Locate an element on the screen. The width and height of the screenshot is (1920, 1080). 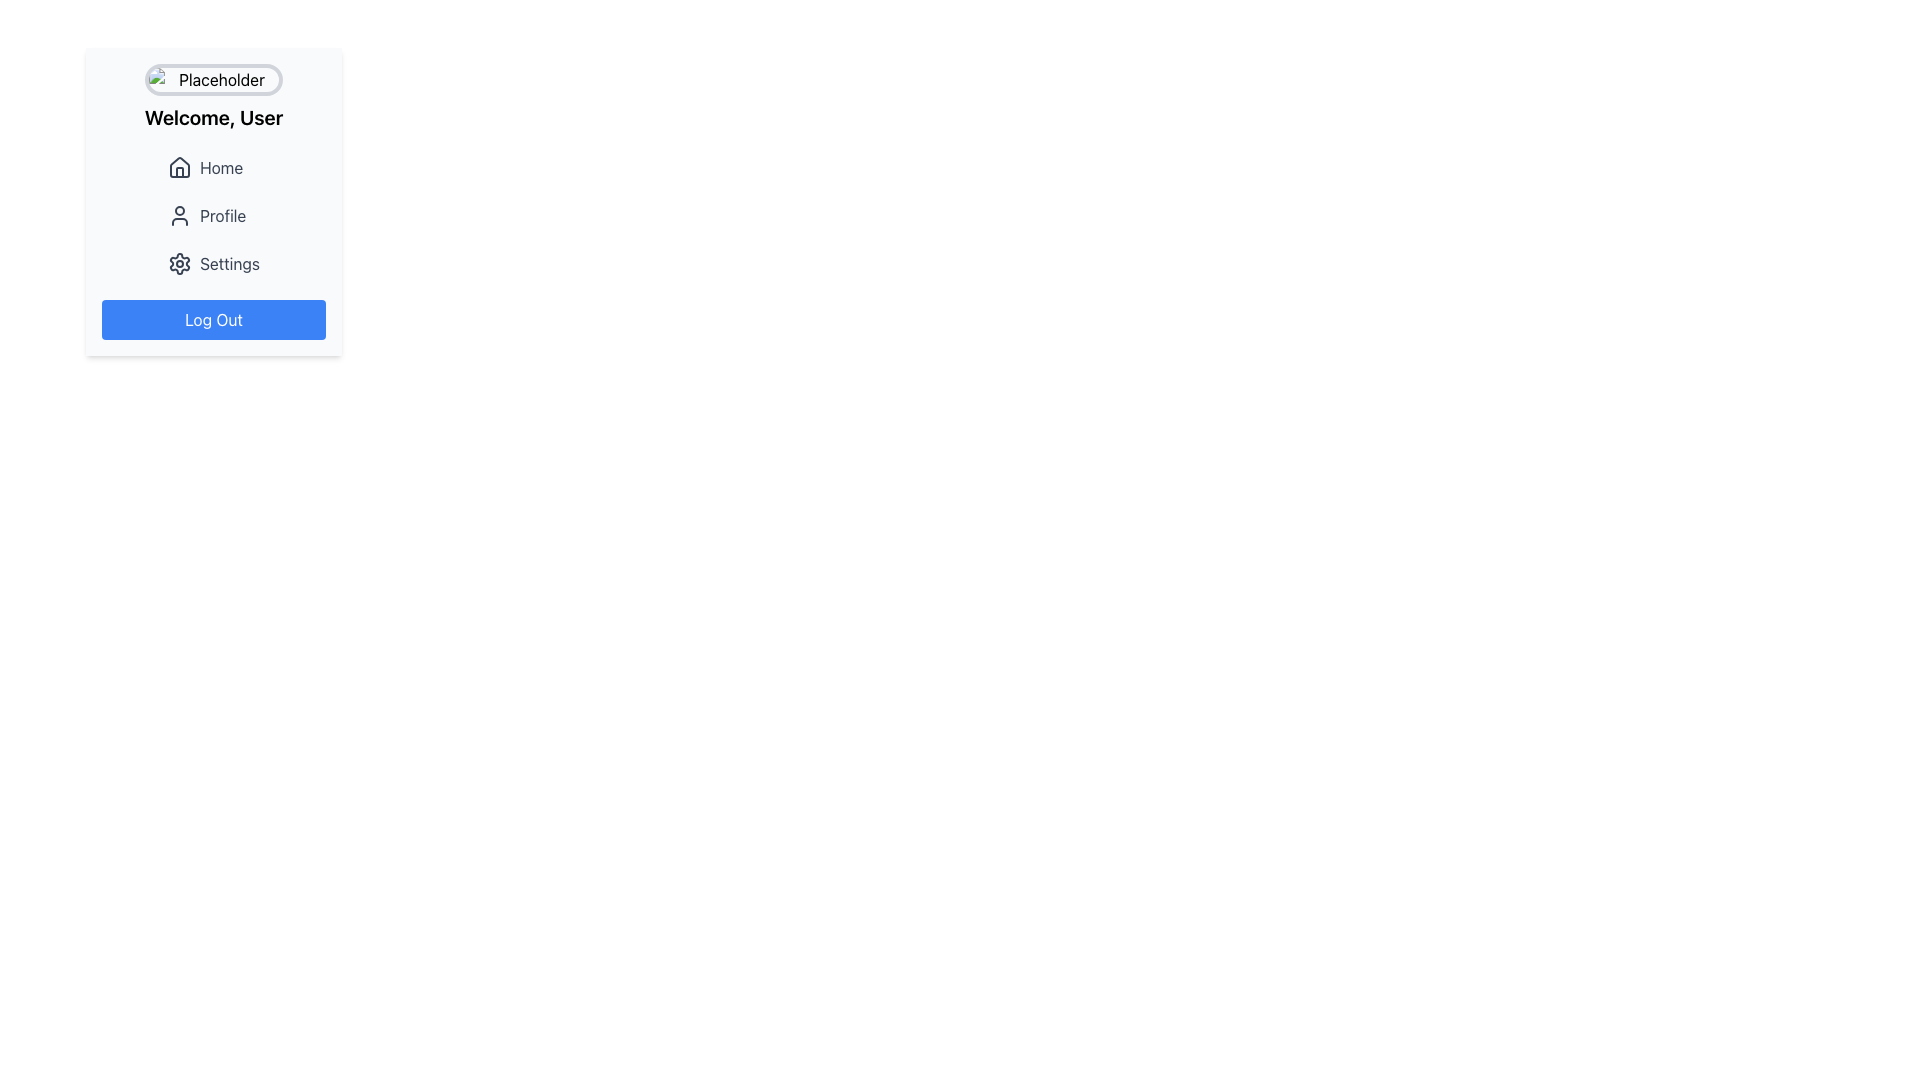
greeting message displayed in bold text saying 'Welcome, User', which is centrally aligned below an image is located at coordinates (214, 118).